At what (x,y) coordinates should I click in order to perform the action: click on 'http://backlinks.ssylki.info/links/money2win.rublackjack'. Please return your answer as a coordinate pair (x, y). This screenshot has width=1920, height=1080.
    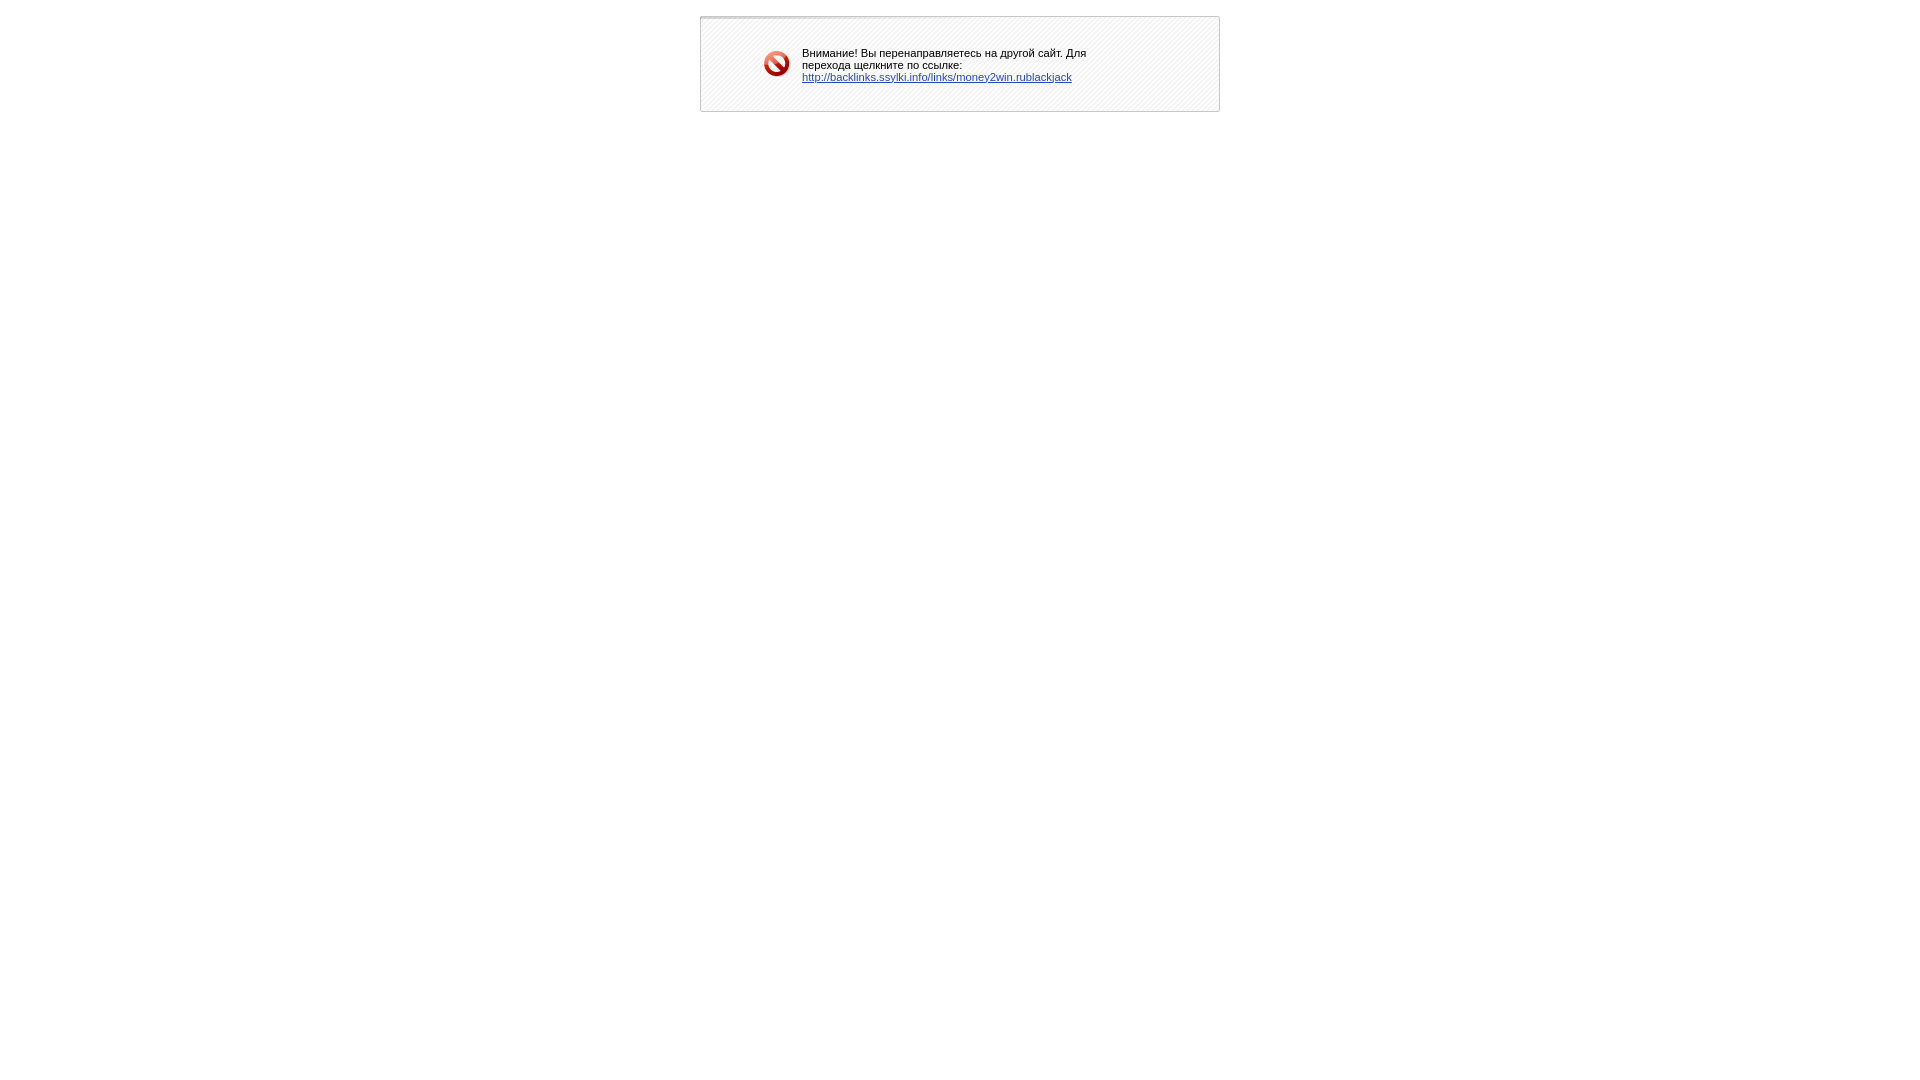
    Looking at the image, I should click on (935, 75).